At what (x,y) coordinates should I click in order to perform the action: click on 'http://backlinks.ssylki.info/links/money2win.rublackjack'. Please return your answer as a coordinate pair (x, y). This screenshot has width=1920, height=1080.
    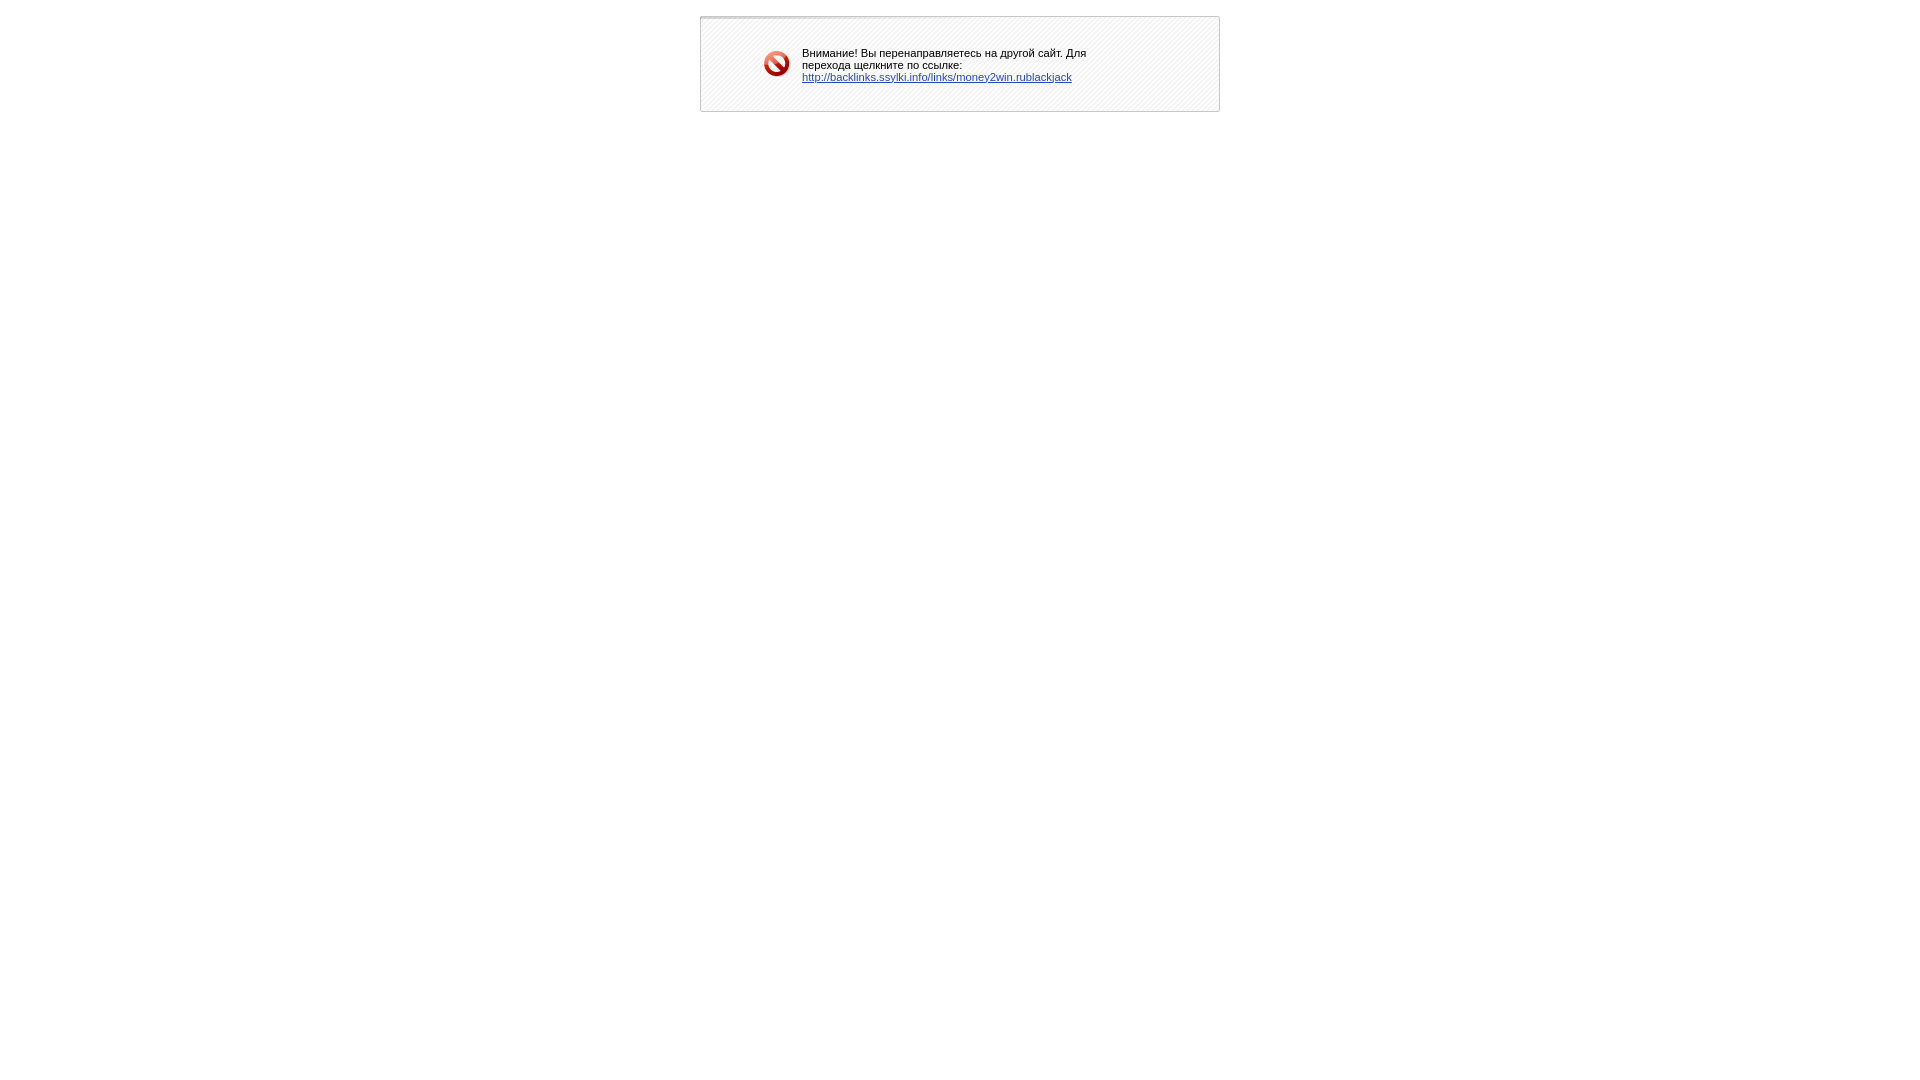
    Looking at the image, I should click on (935, 75).